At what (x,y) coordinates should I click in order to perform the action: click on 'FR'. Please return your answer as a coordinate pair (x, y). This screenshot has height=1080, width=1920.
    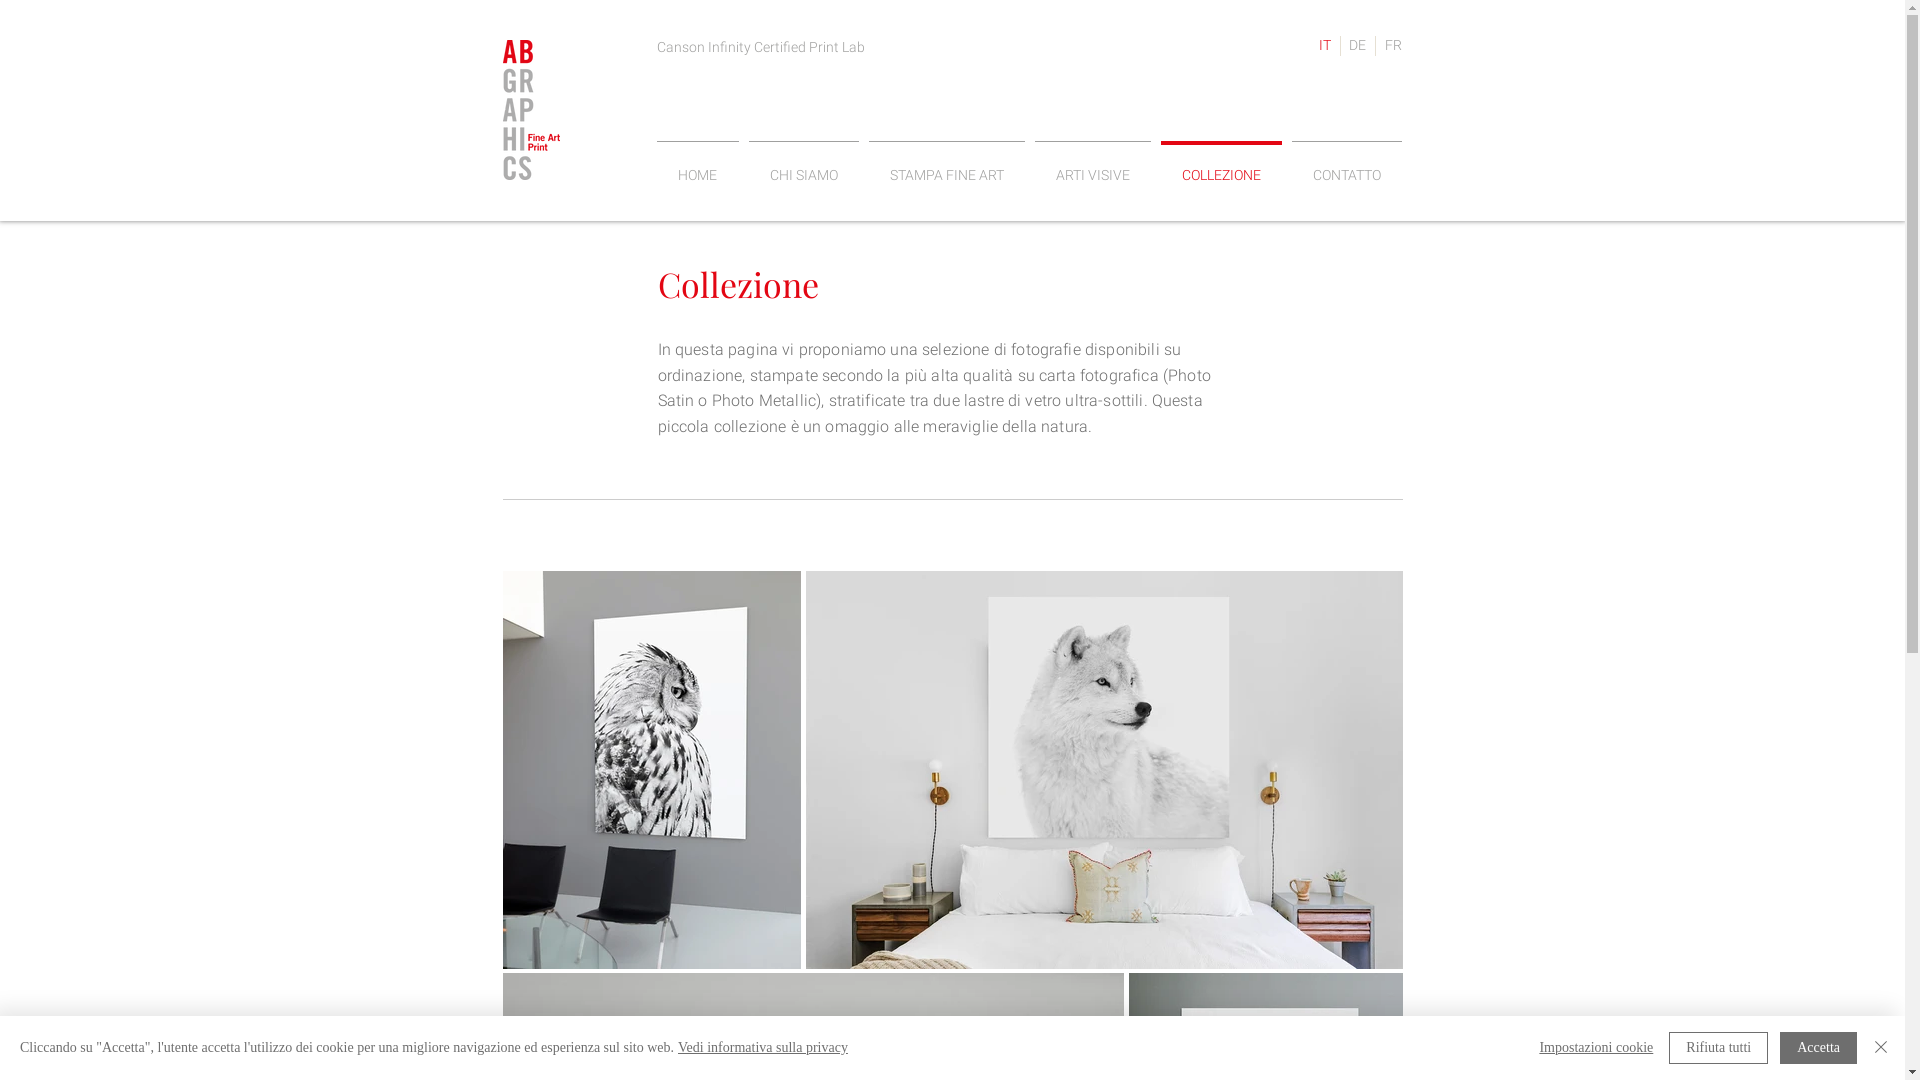
    Looking at the image, I should click on (1391, 45).